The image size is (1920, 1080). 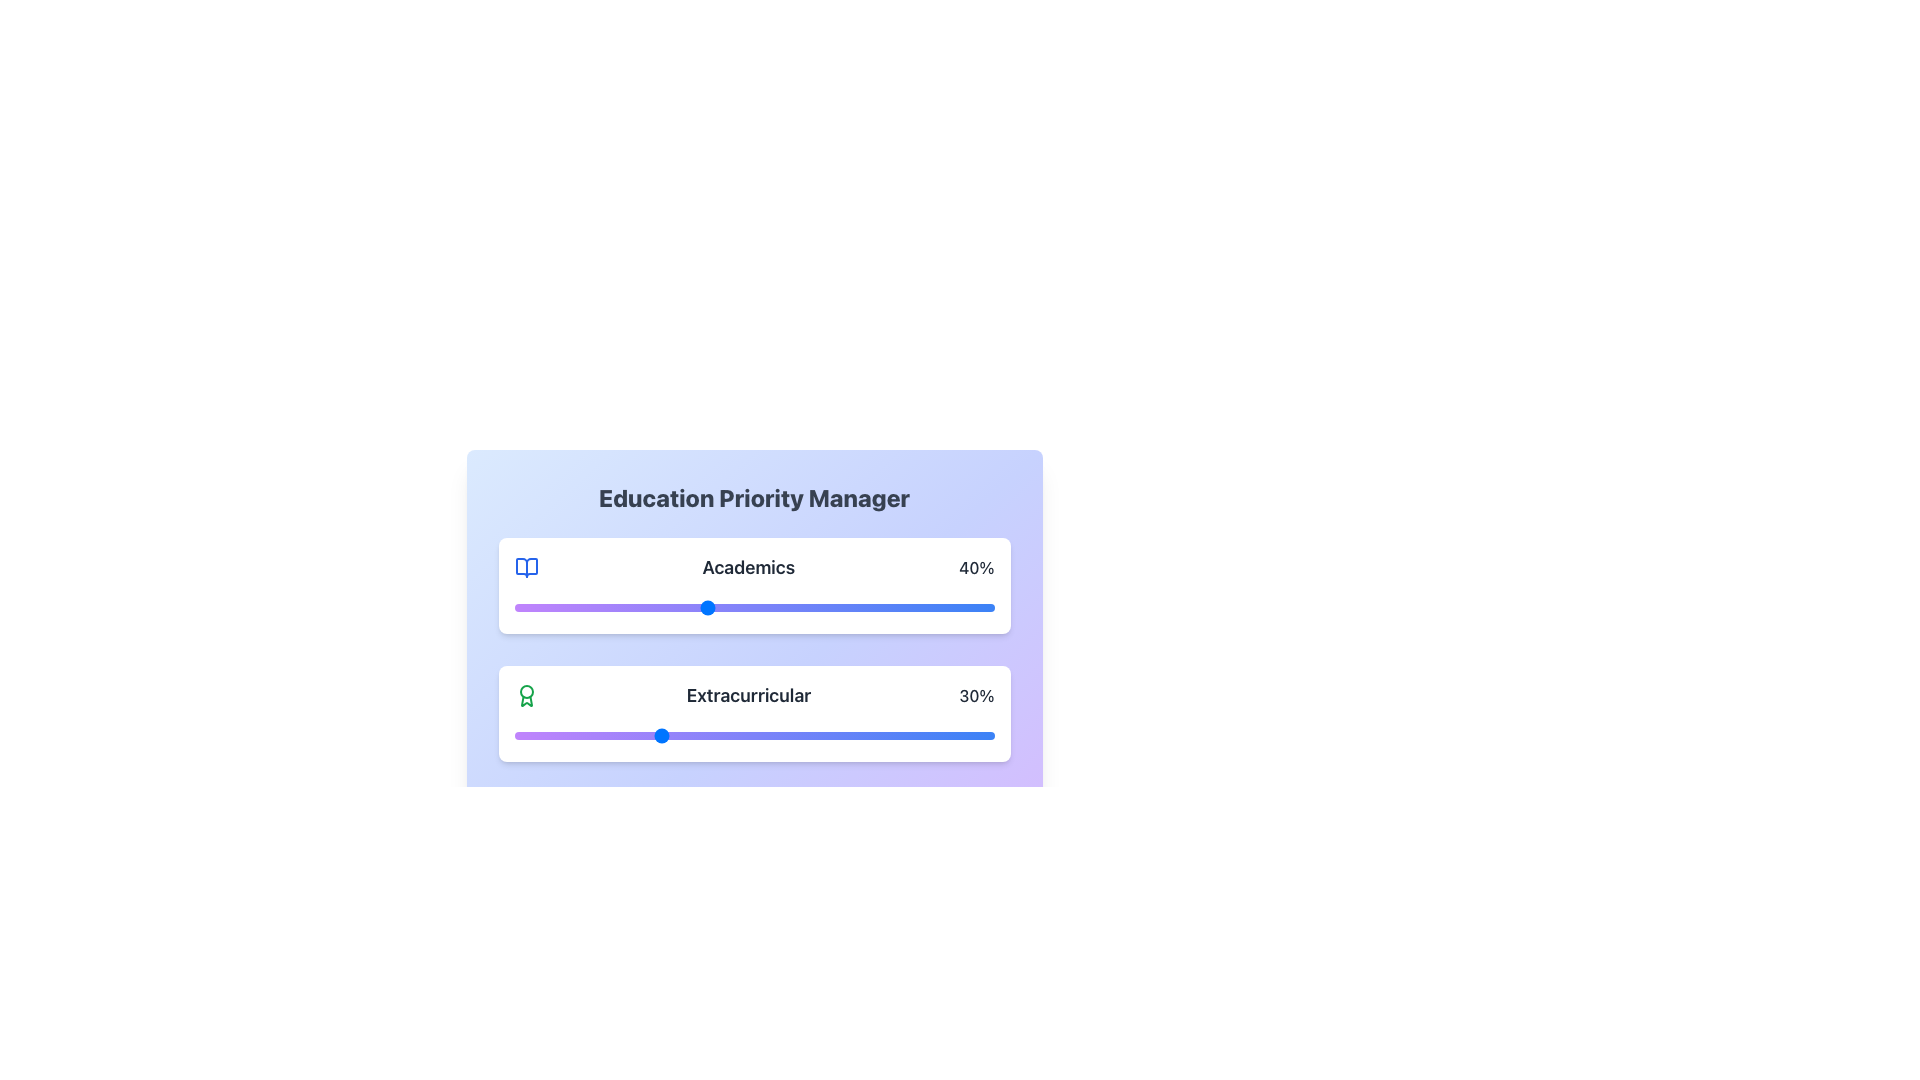 I want to click on the slider value, so click(x=729, y=607).